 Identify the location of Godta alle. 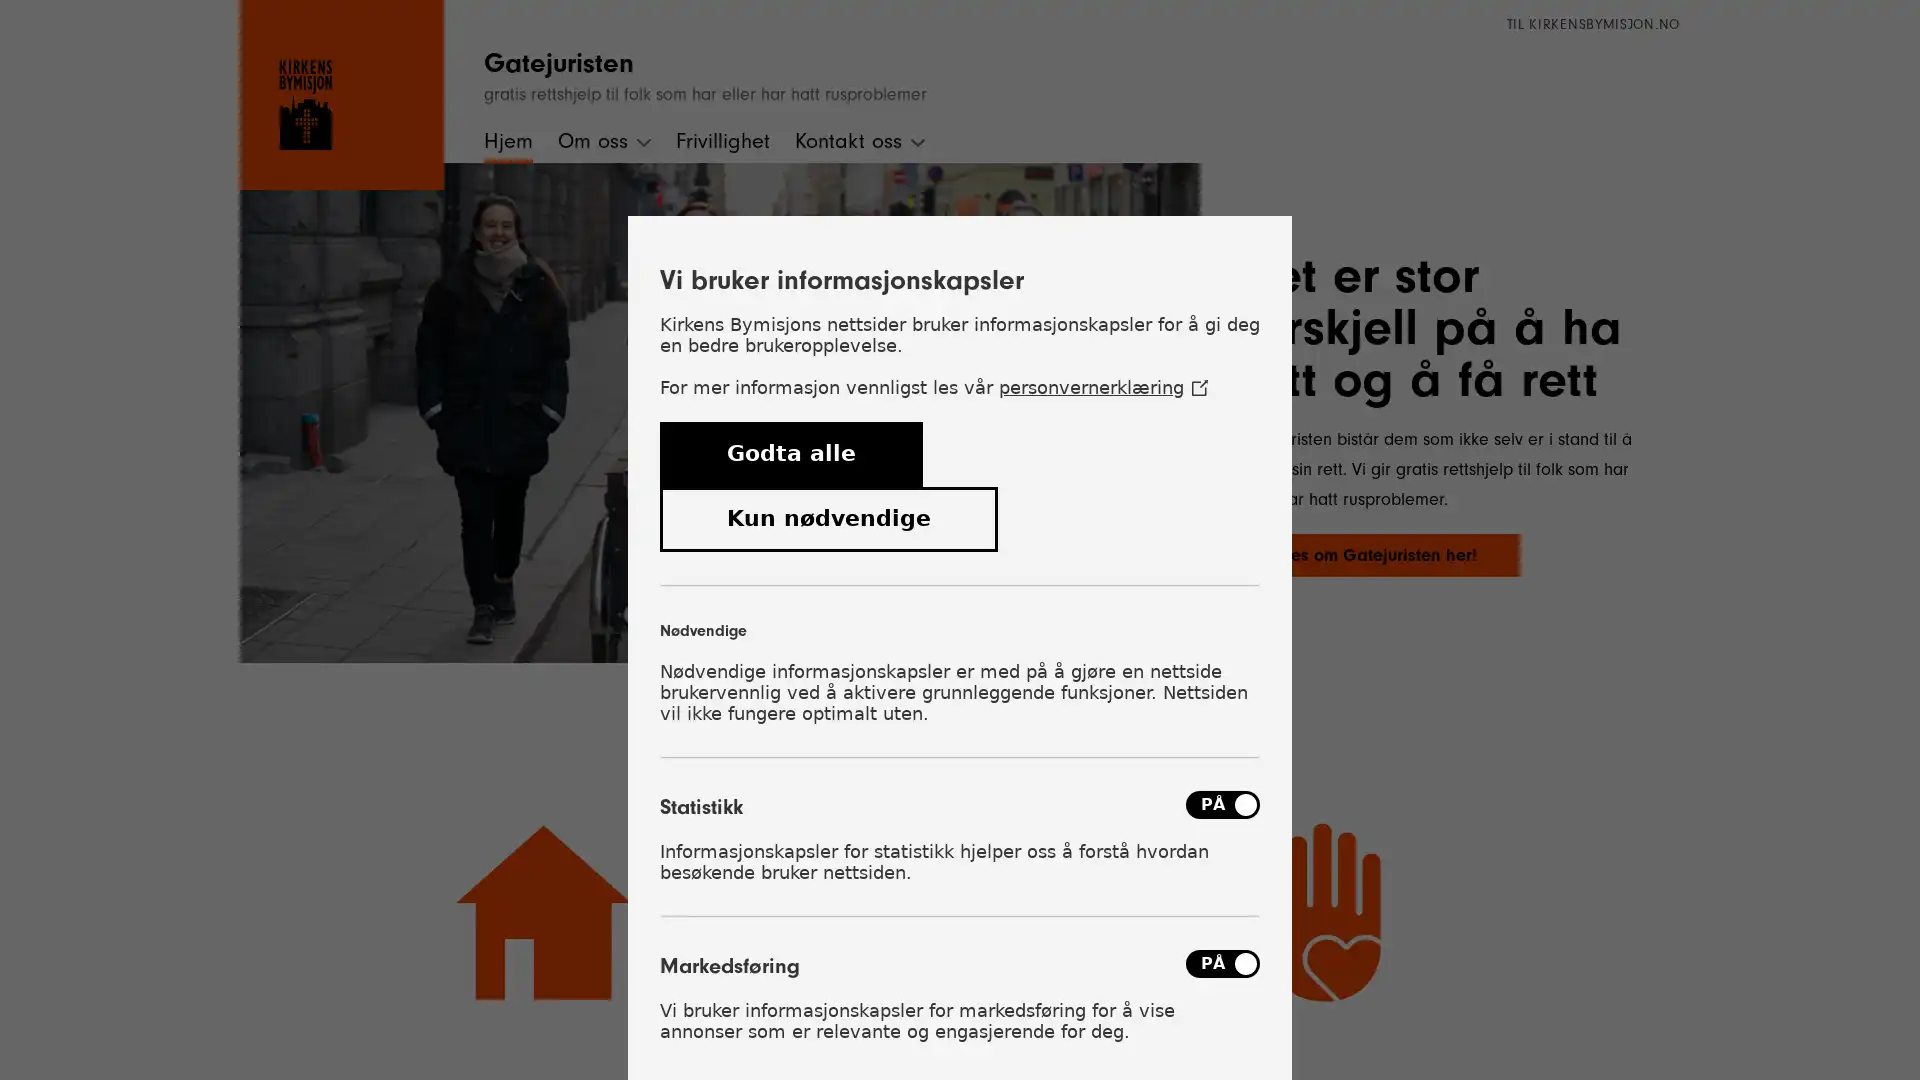
(790, 454).